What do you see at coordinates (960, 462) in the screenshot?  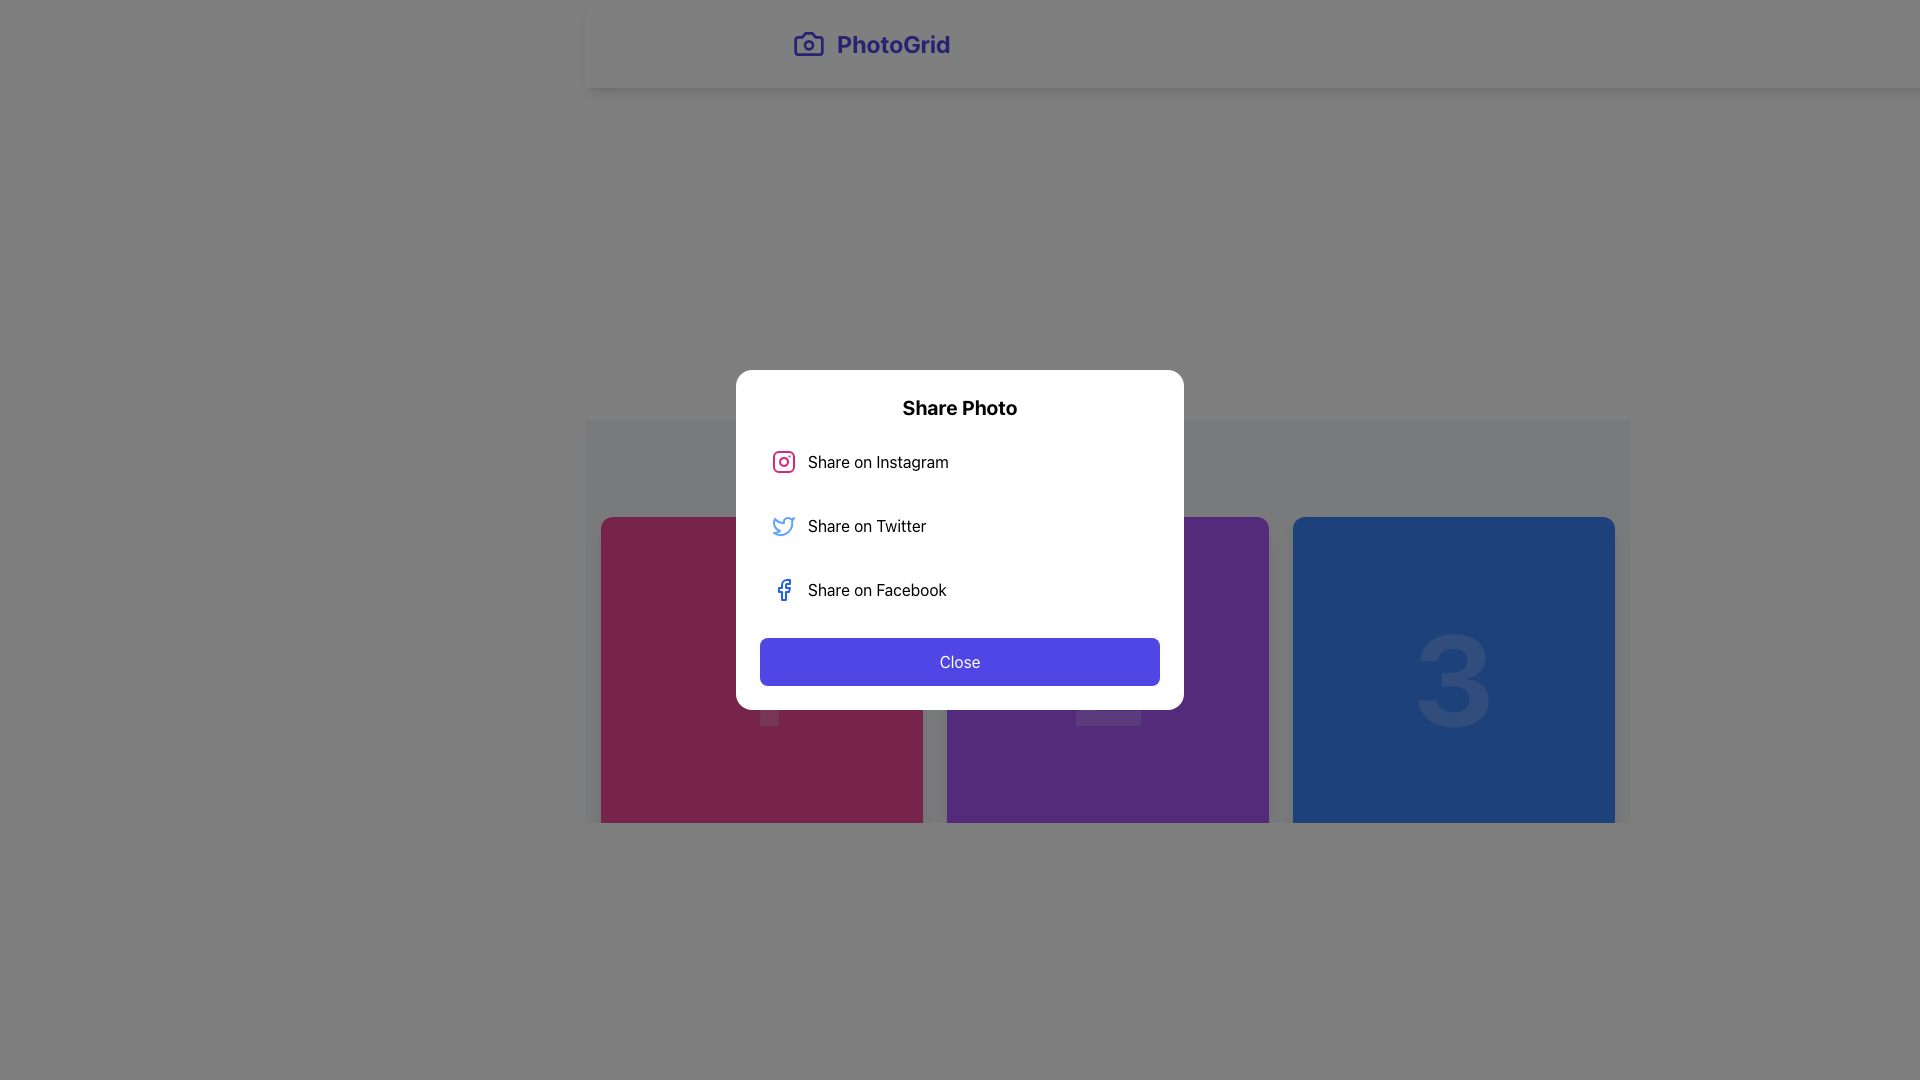 I see `the button labeled 'Share on Instagram' with a pink logo` at bounding box center [960, 462].